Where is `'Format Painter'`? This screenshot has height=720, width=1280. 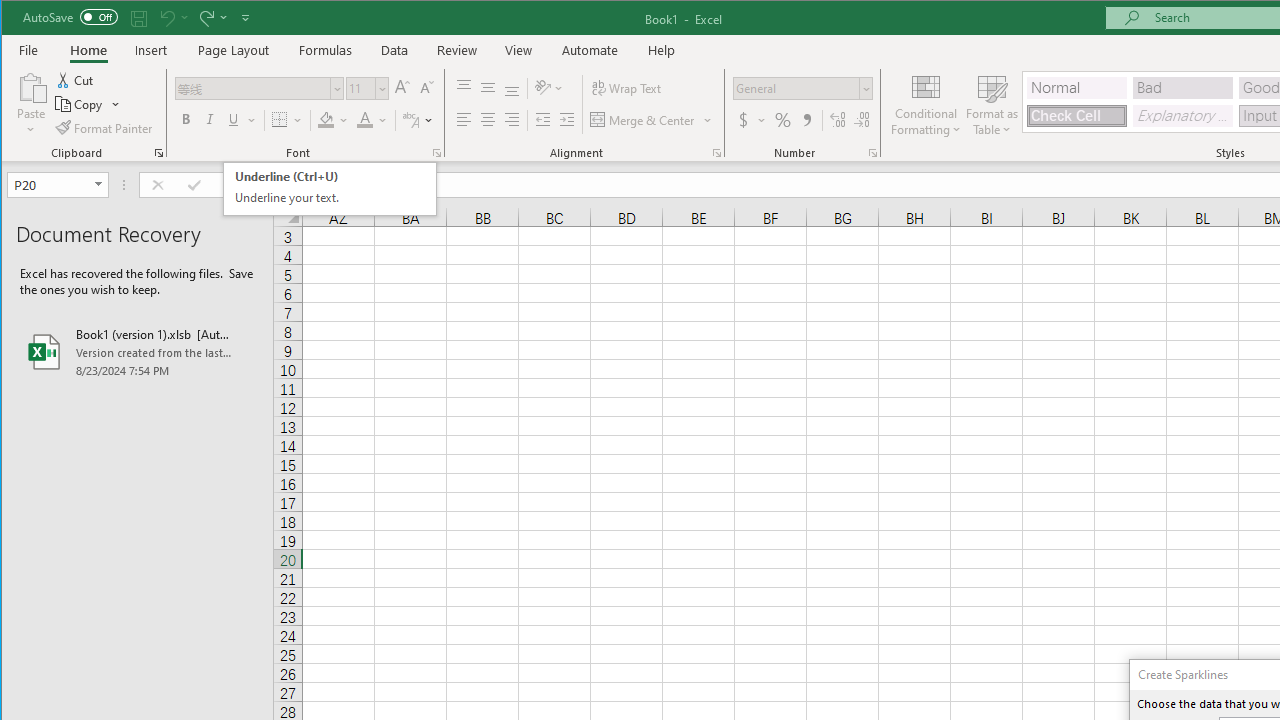
'Format Painter' is located at coordinates (104, 128).